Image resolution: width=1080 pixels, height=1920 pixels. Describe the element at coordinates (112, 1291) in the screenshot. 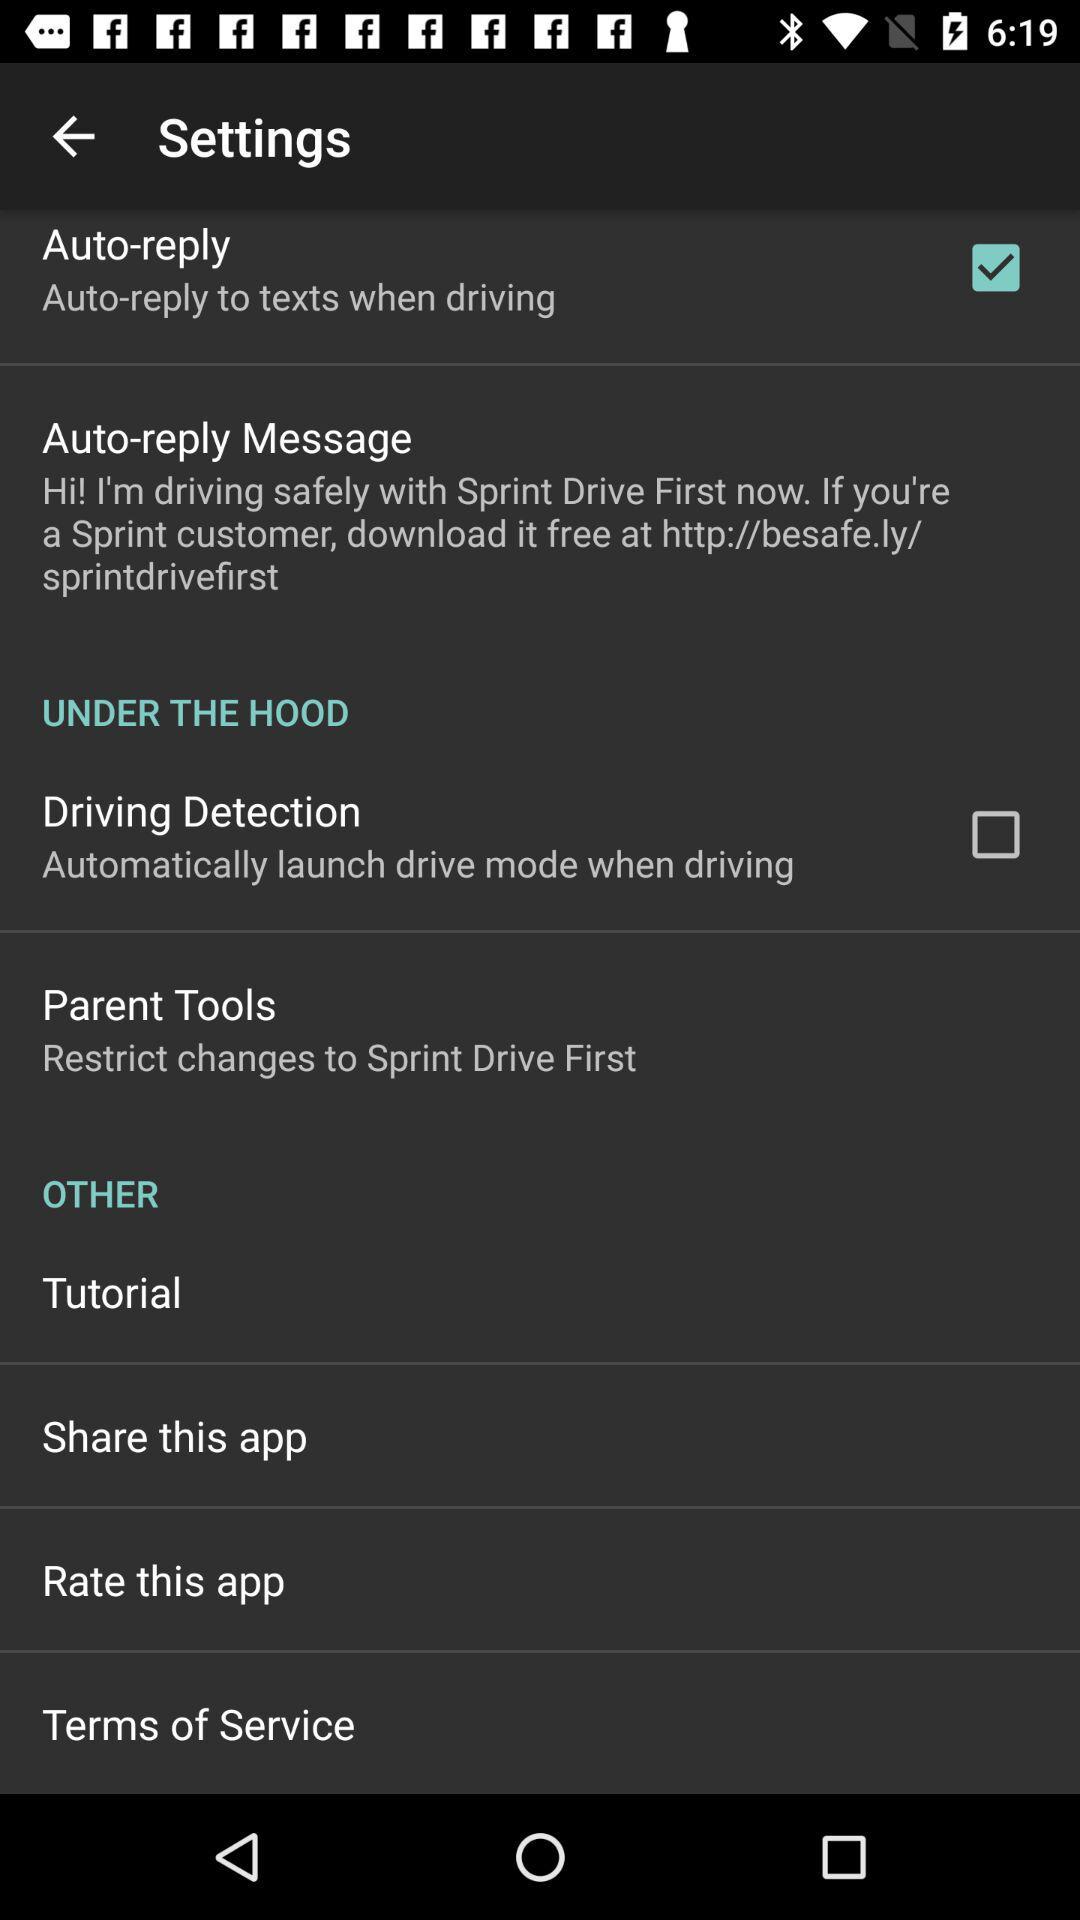

I see `the item below other icon` at that location.